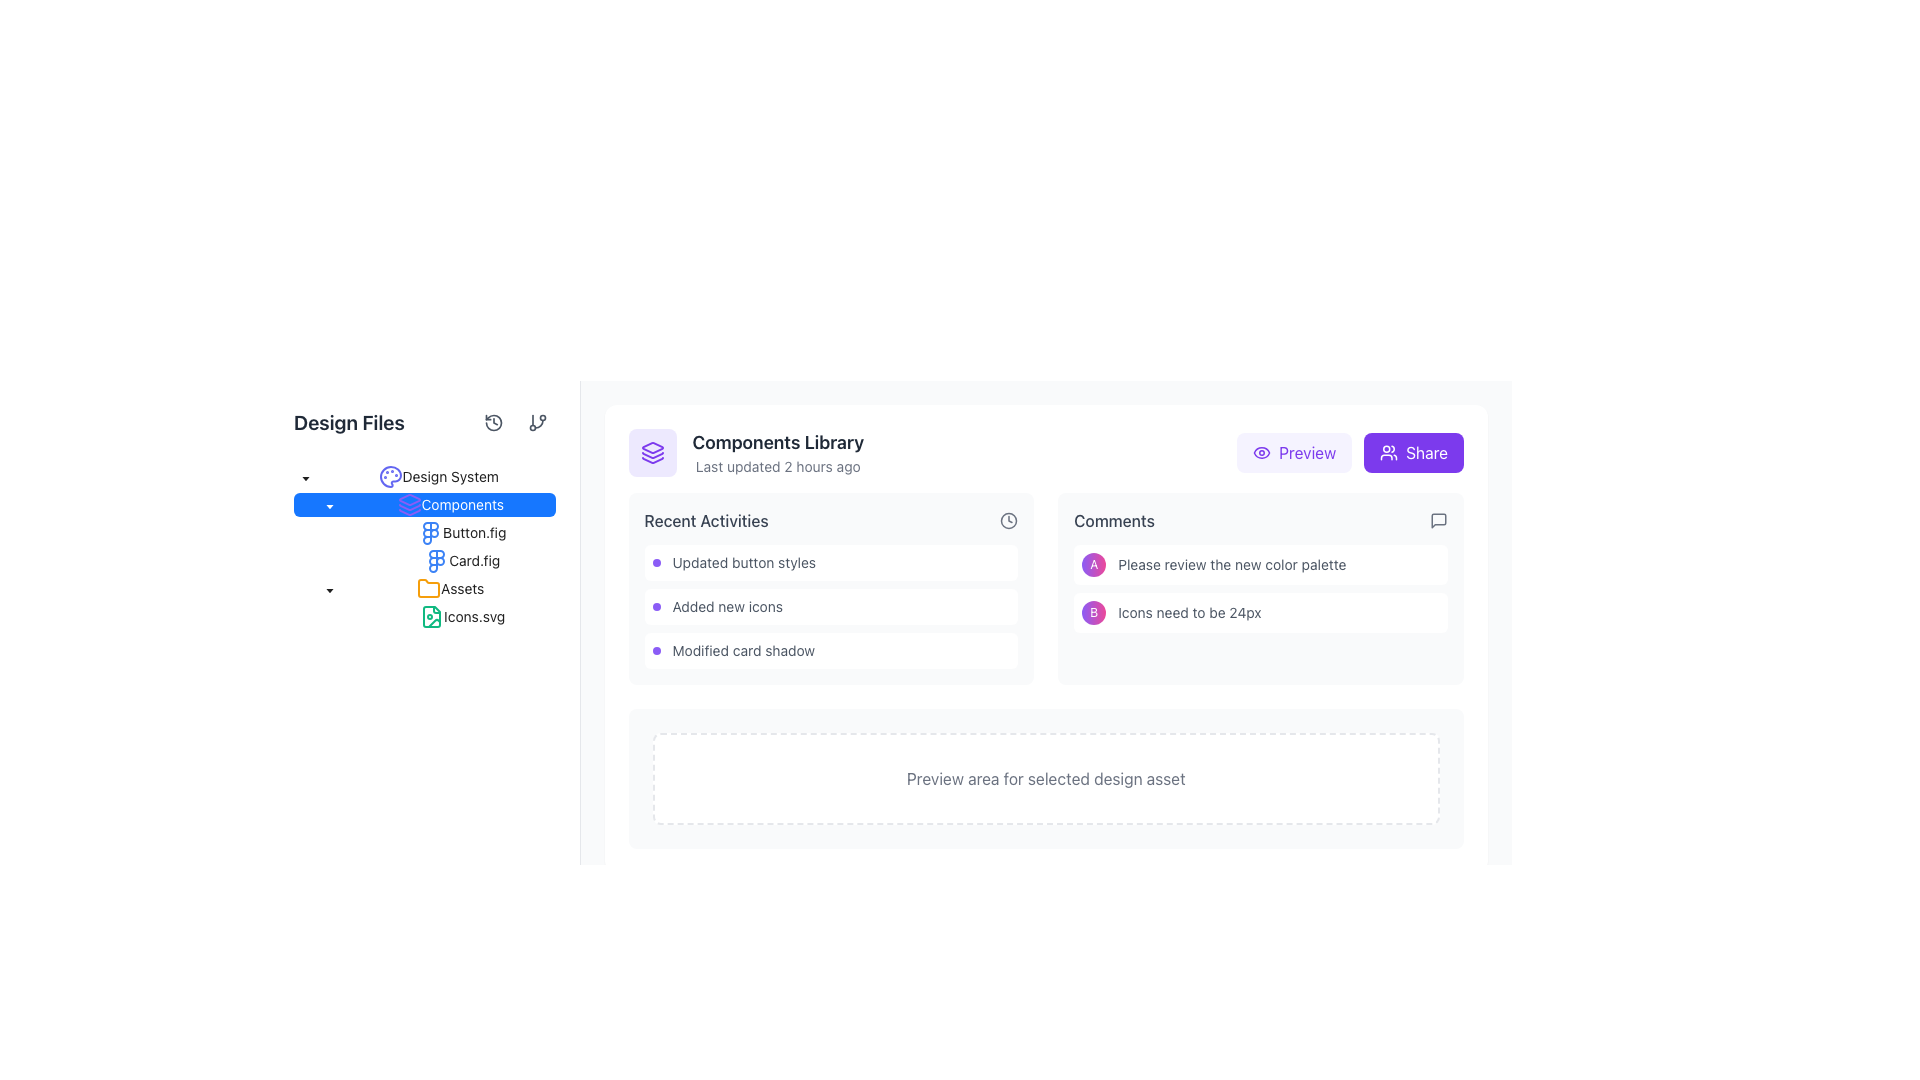 This screenshot has width=1920, height=1080. Describe the element at coordinates (831, 605) in the screenshot. I see `informational list item labeled 'Added new icons', which is the second item in the 'Recent Activities' section located on the left side of the interface` at that location.